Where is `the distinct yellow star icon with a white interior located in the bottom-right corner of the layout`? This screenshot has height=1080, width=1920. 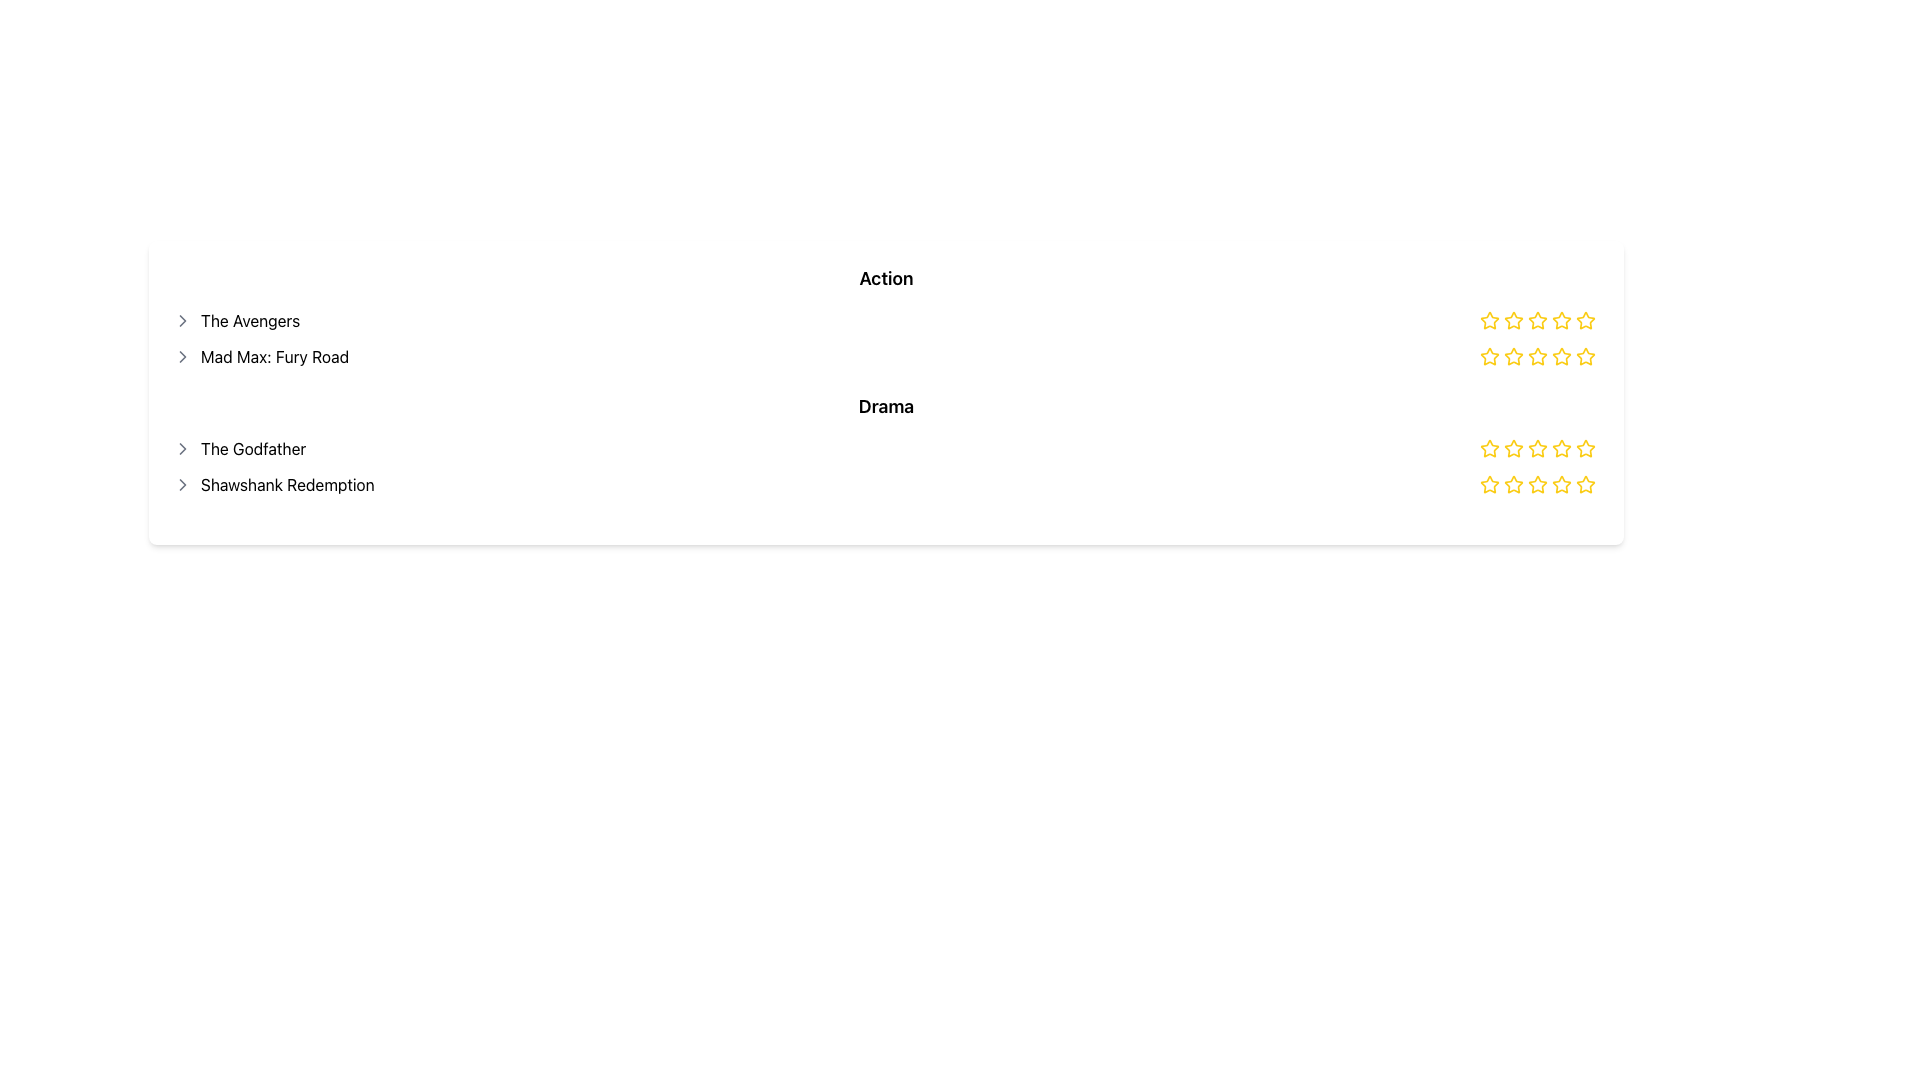 the distinct yellow star icon with a white interior located in the bottom-right corner of the layout is located at coordinates (1560, 484).